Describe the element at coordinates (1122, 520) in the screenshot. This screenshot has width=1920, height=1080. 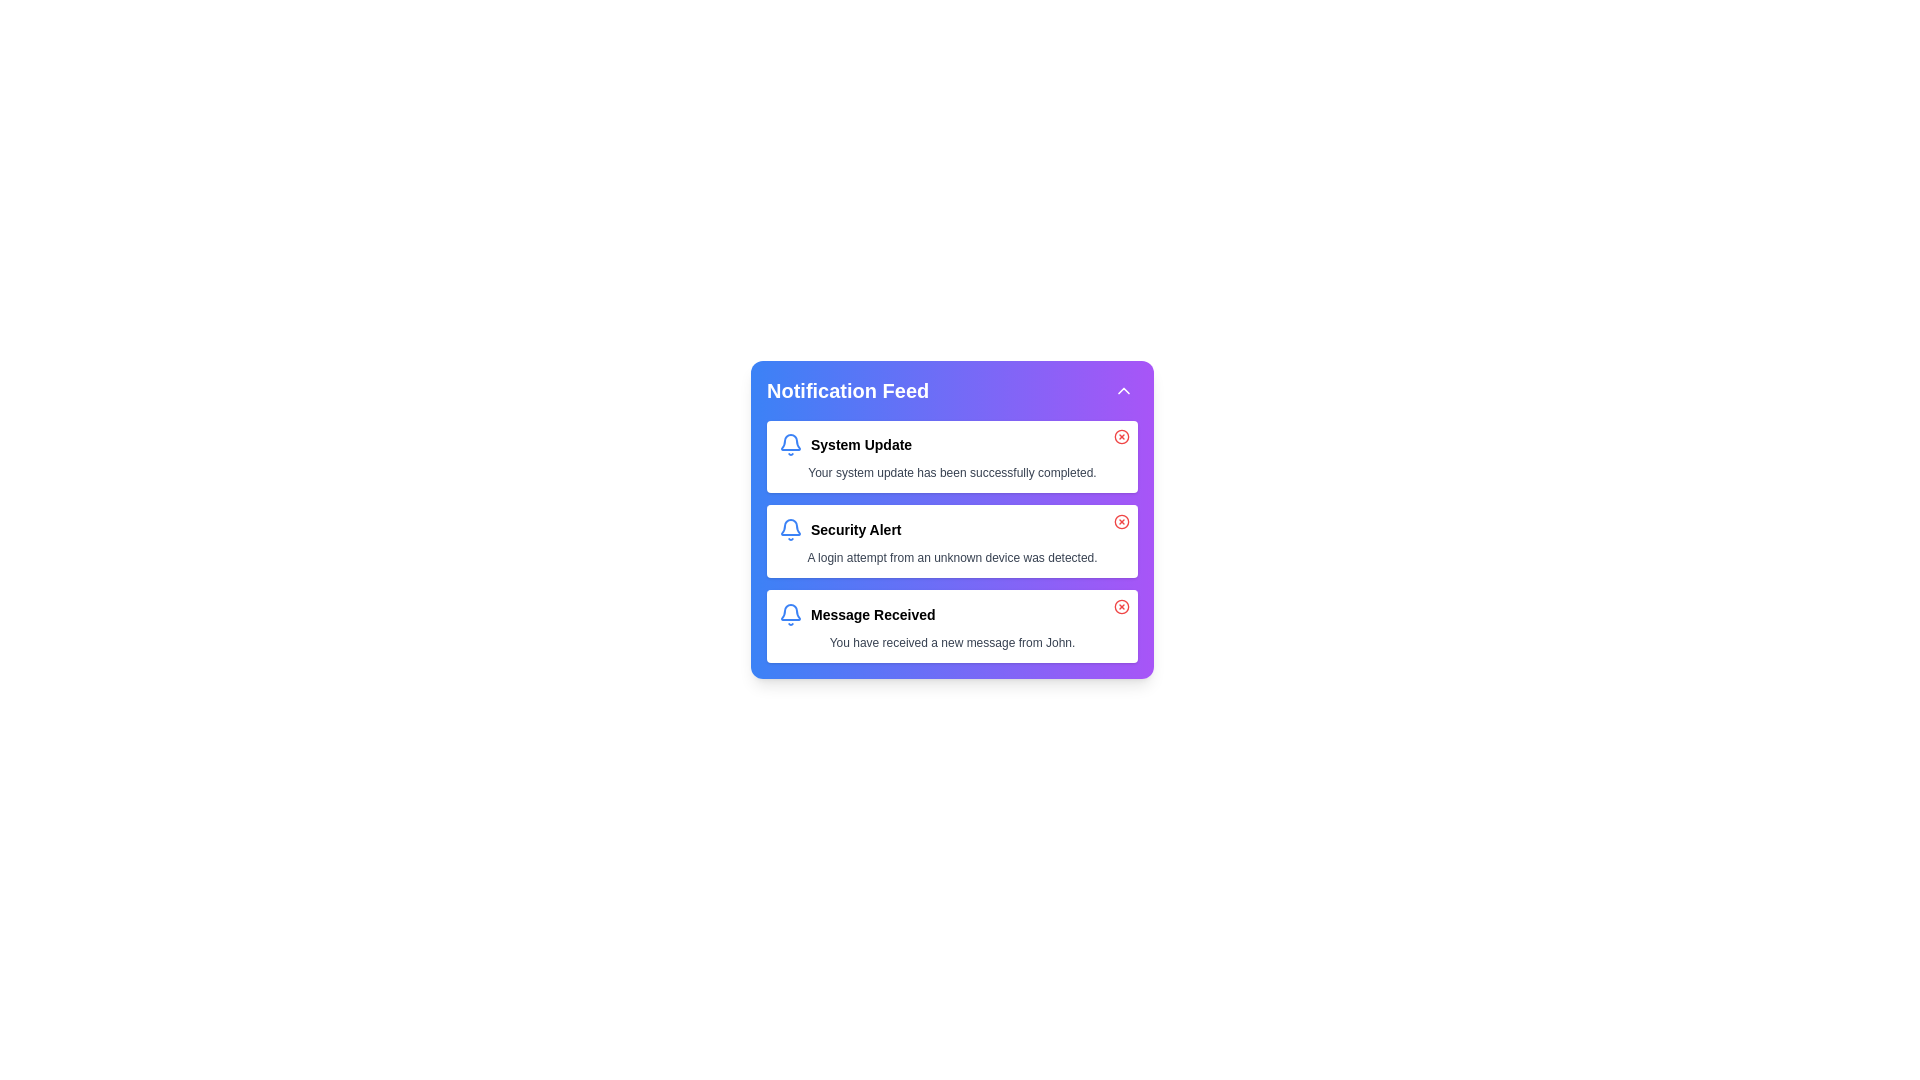
I see `the close button circular icon located at the upper-right corner of the 'Security Alert' notification card` at that location.